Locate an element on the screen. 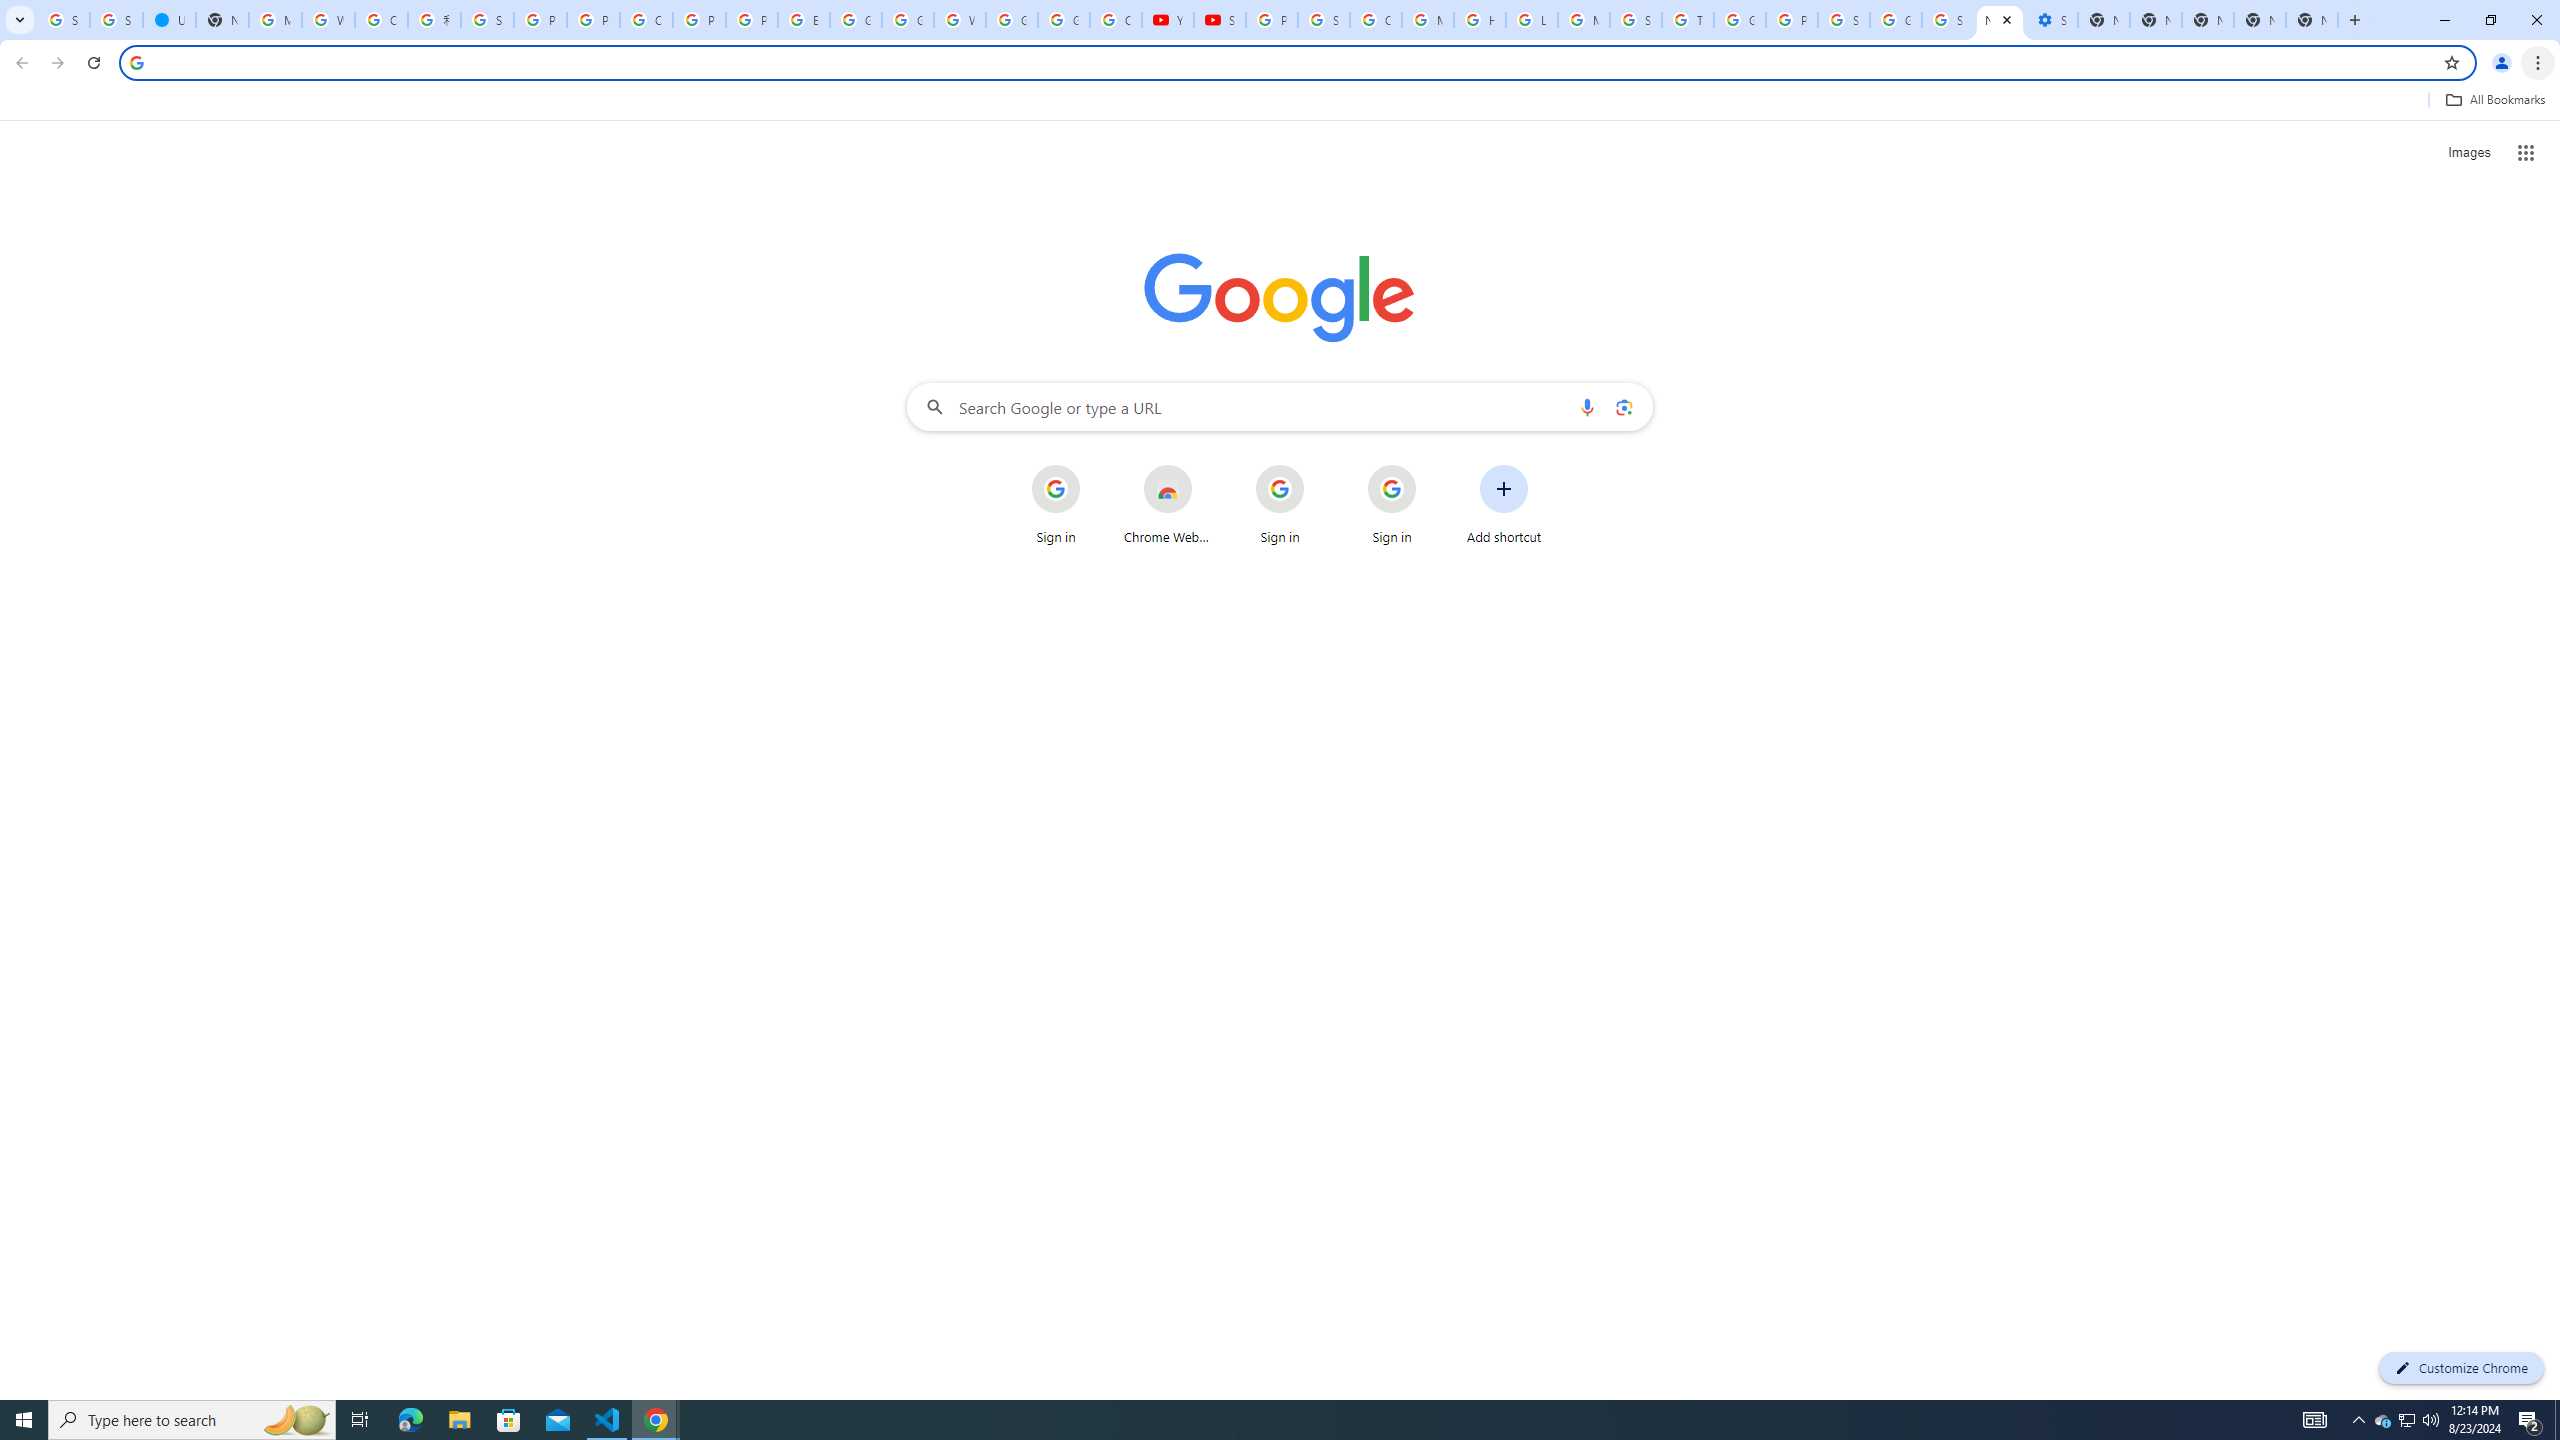 The height and width of the screenshot is (1440, 2560). 'Who is my administrator? - Google Account Help' is located at coordinates (326, 19).